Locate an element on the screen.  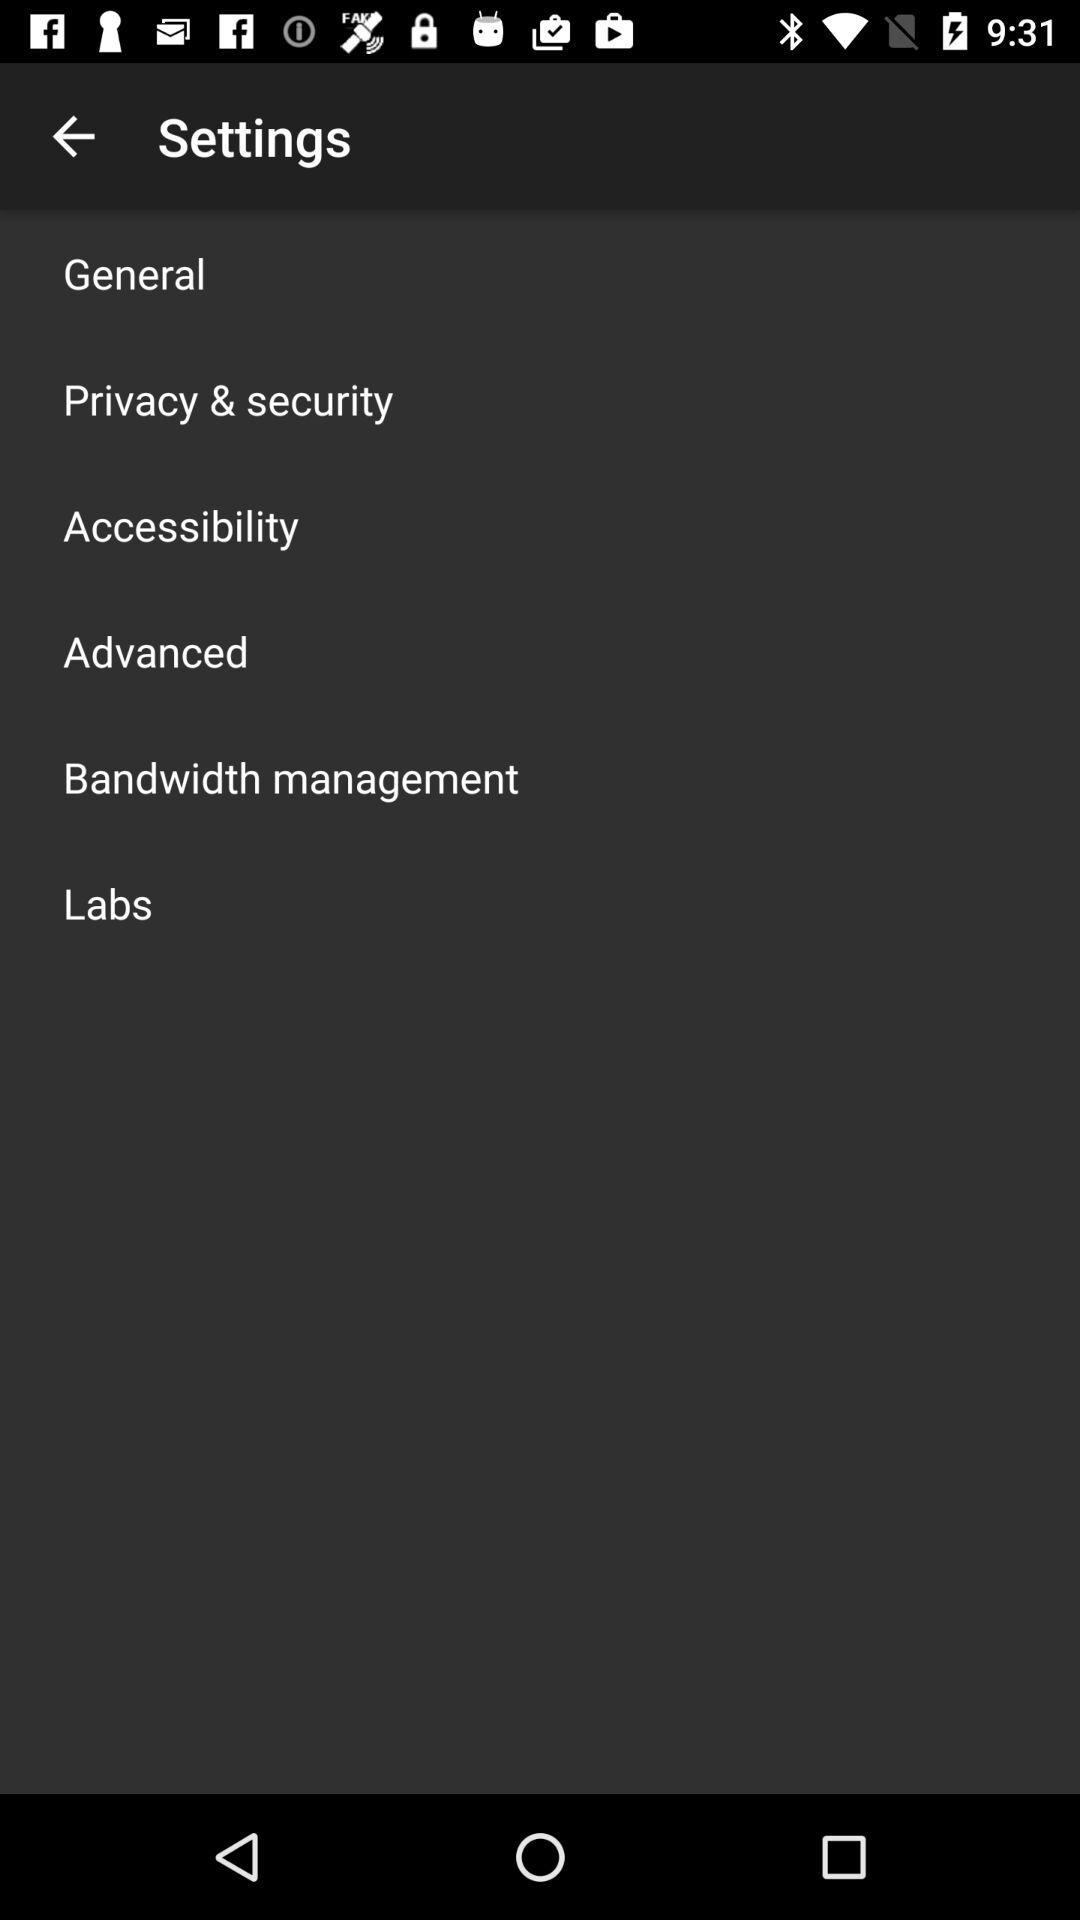
icon to the left of settings app is located at coordinates (72, 135).